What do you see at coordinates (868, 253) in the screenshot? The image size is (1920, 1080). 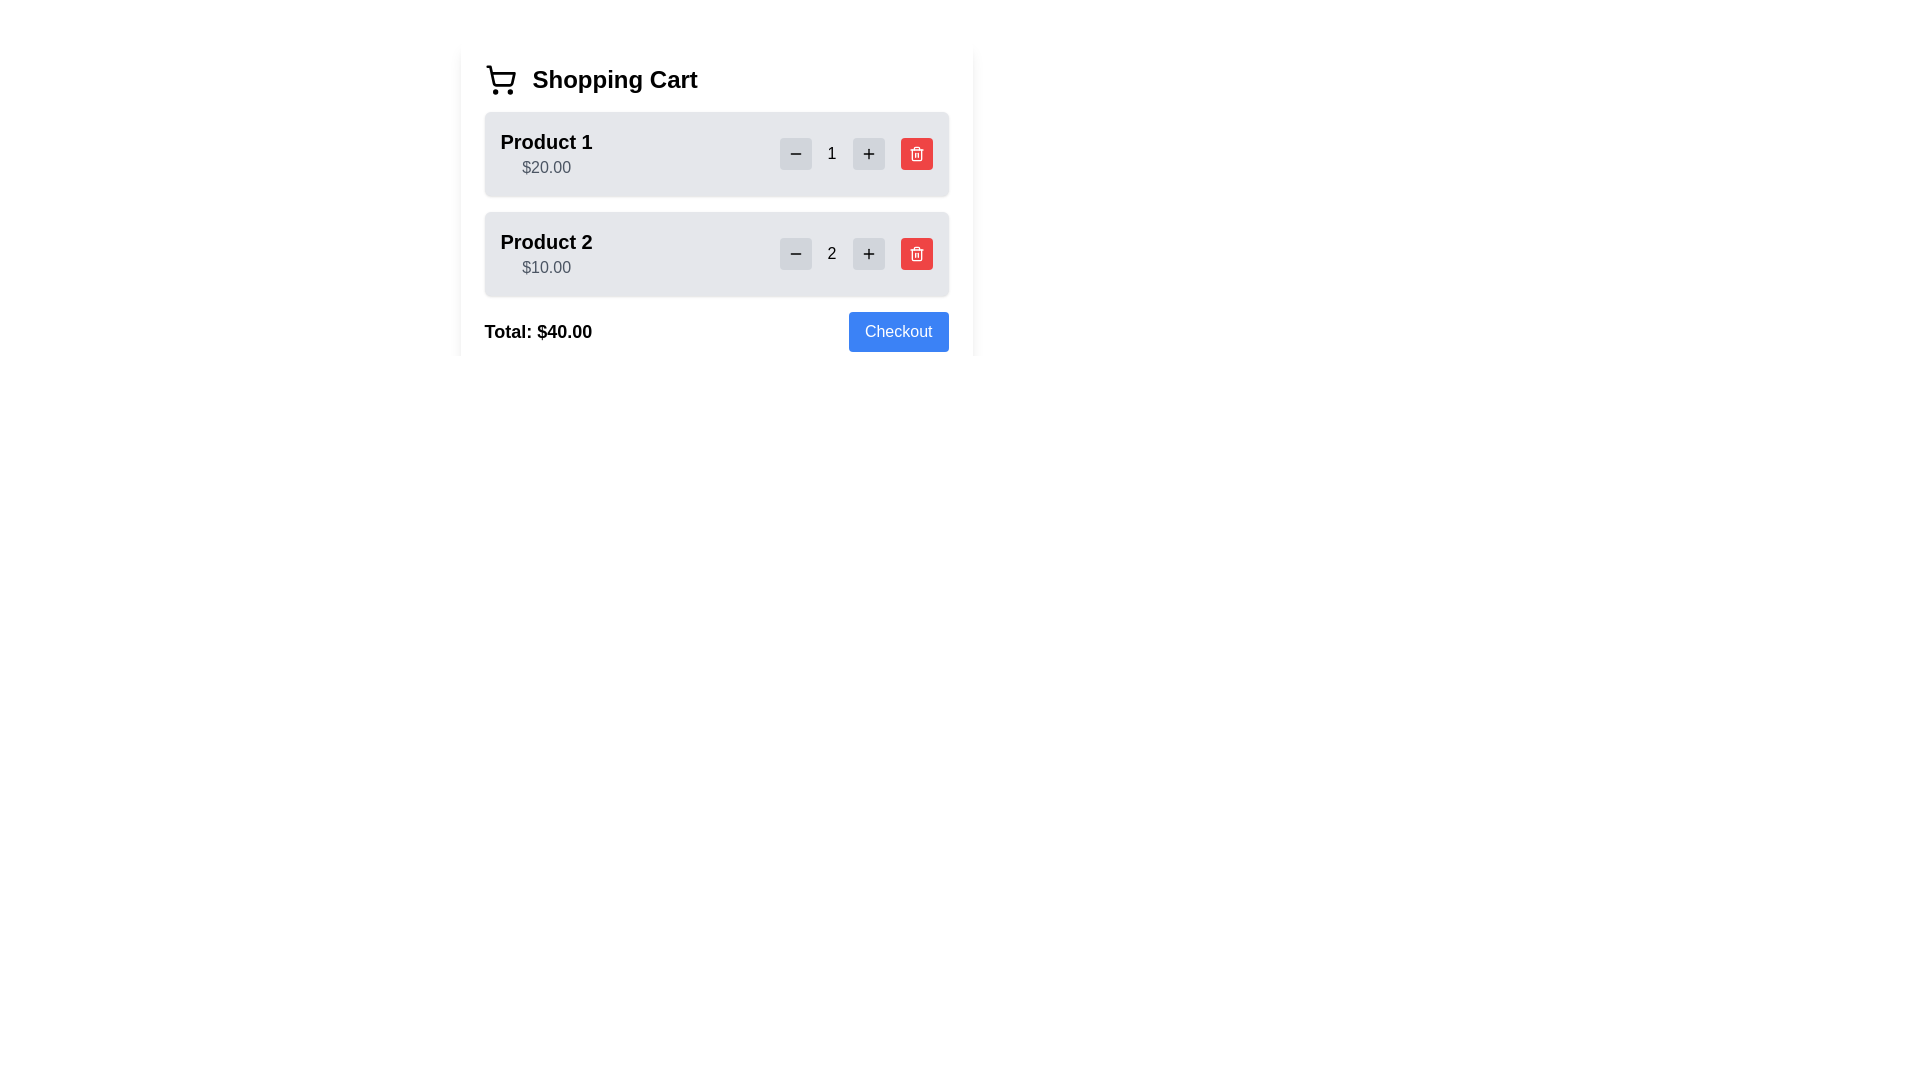 I see `the button that increases the quantity of 'Product 2' in the shopping cart` at bounding box center [868, 253].